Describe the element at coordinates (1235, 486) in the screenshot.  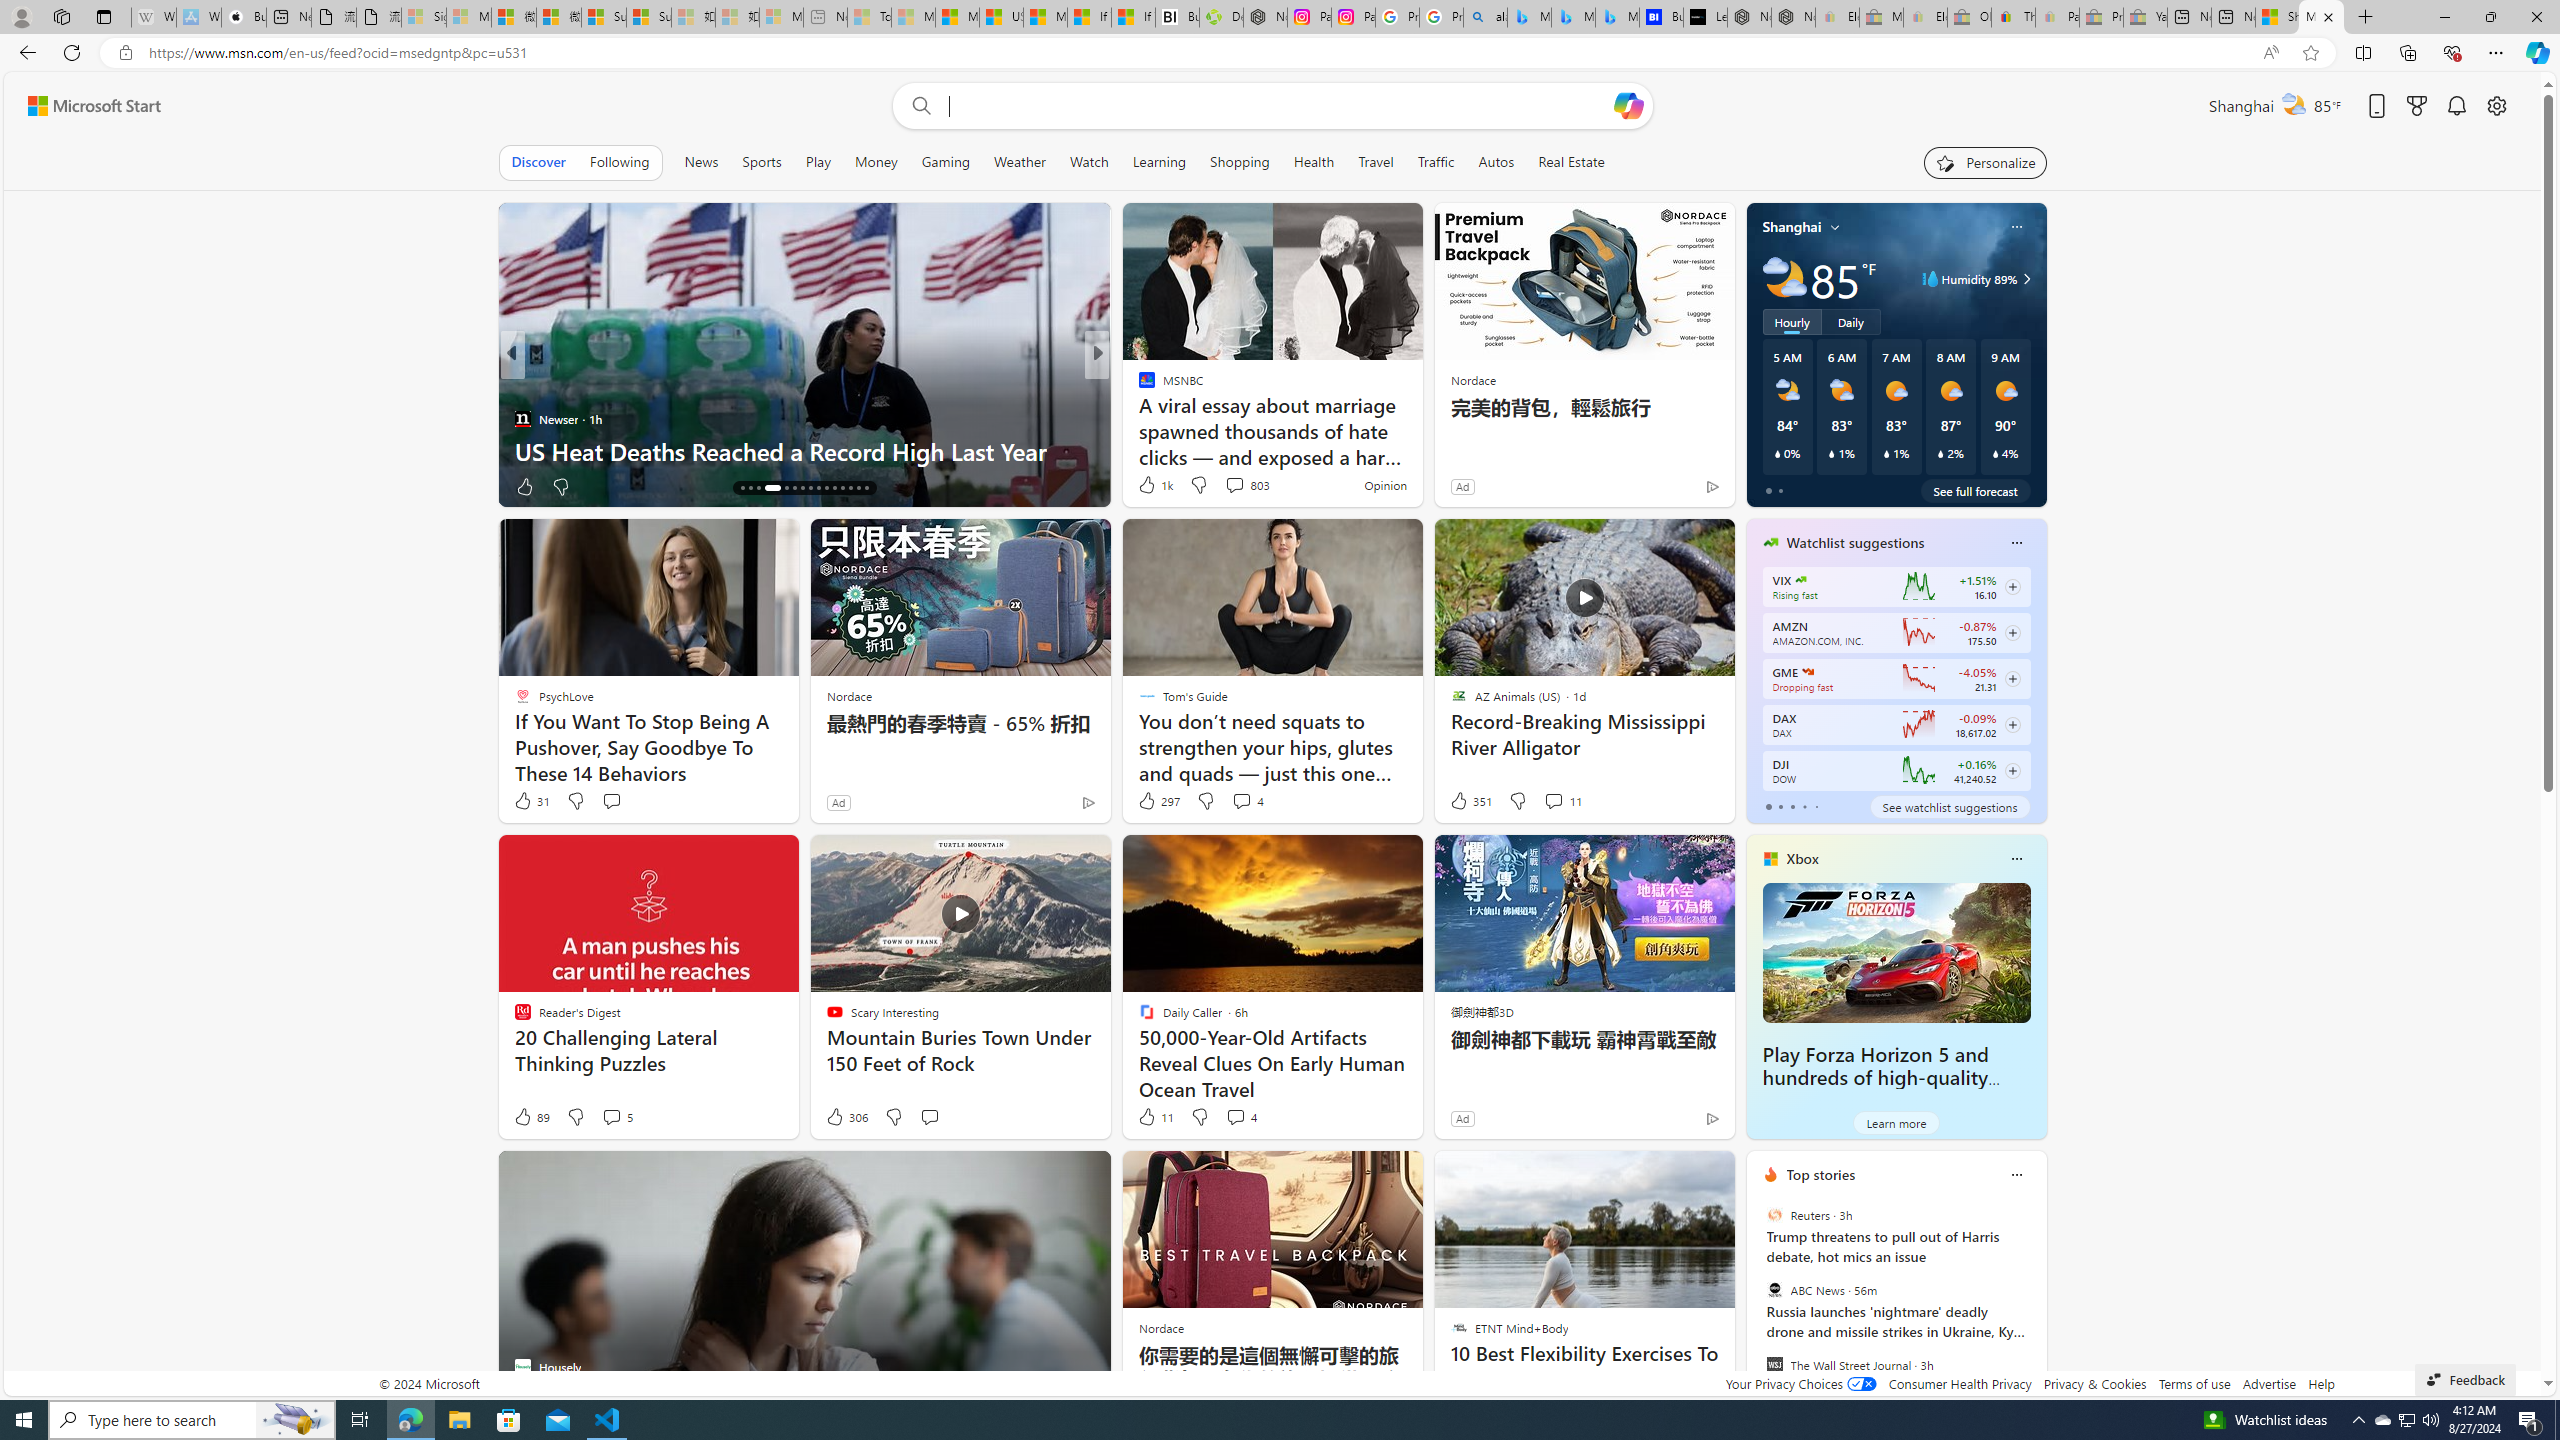
I see `'View comments 15 Comment'` at that location.